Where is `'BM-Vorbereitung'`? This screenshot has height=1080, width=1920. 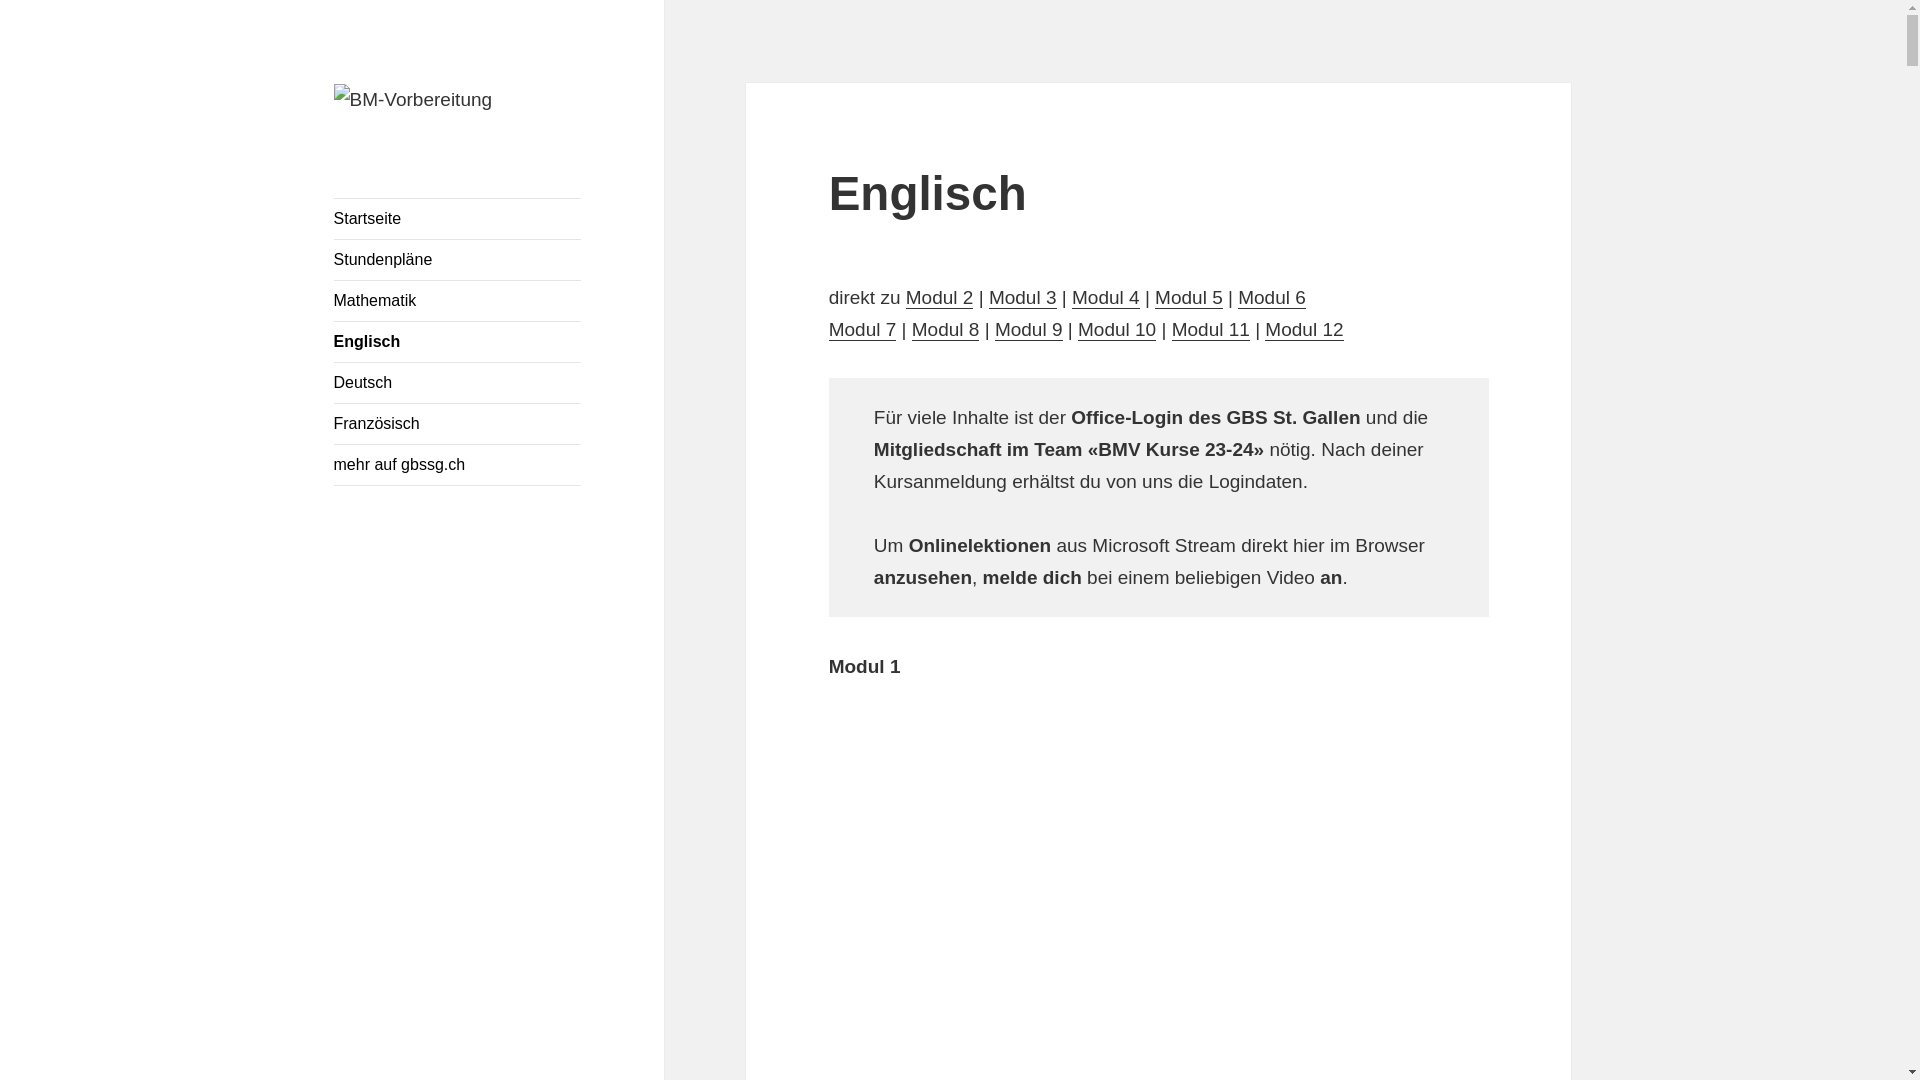 'BM-Vorbereitung' is located at coordinates (441, 145).